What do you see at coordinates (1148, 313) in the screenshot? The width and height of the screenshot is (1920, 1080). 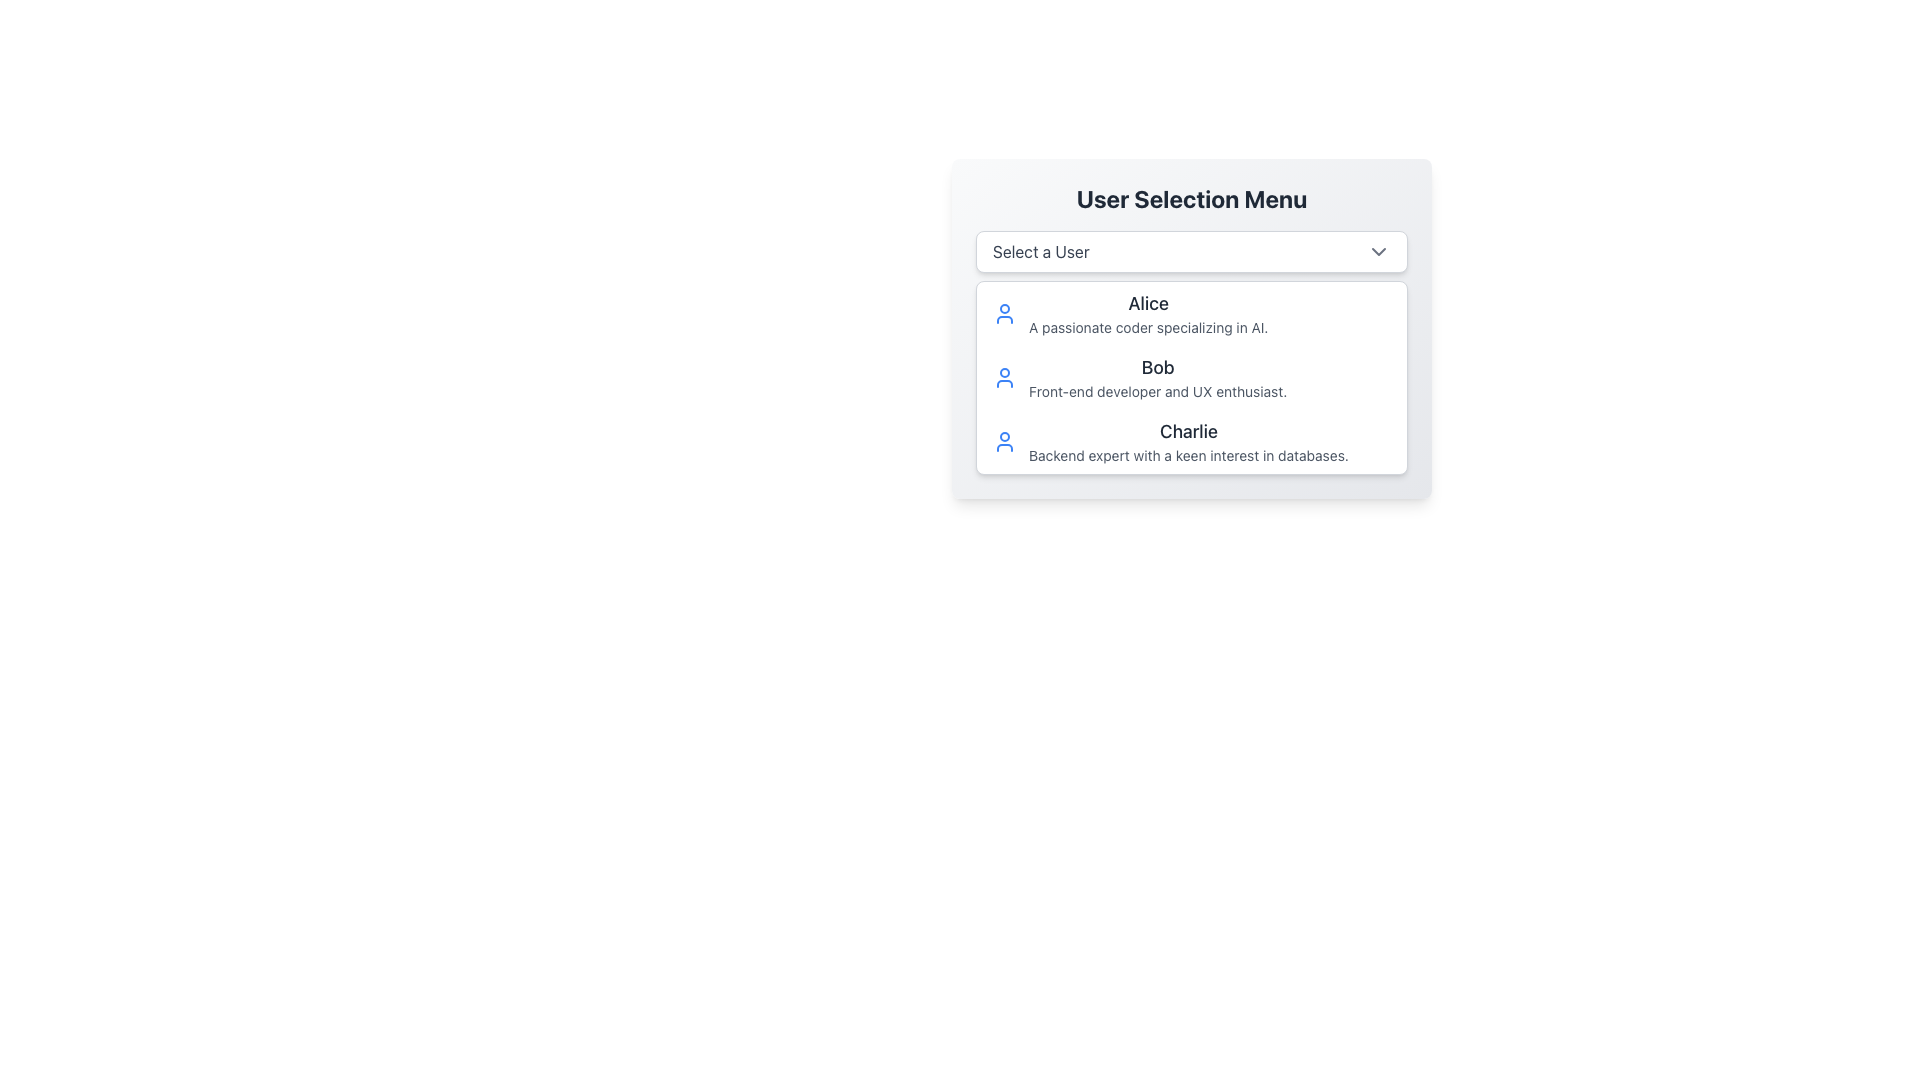 I see `the first user profile entry in the selection menu` at bounding box center [1148, 313].